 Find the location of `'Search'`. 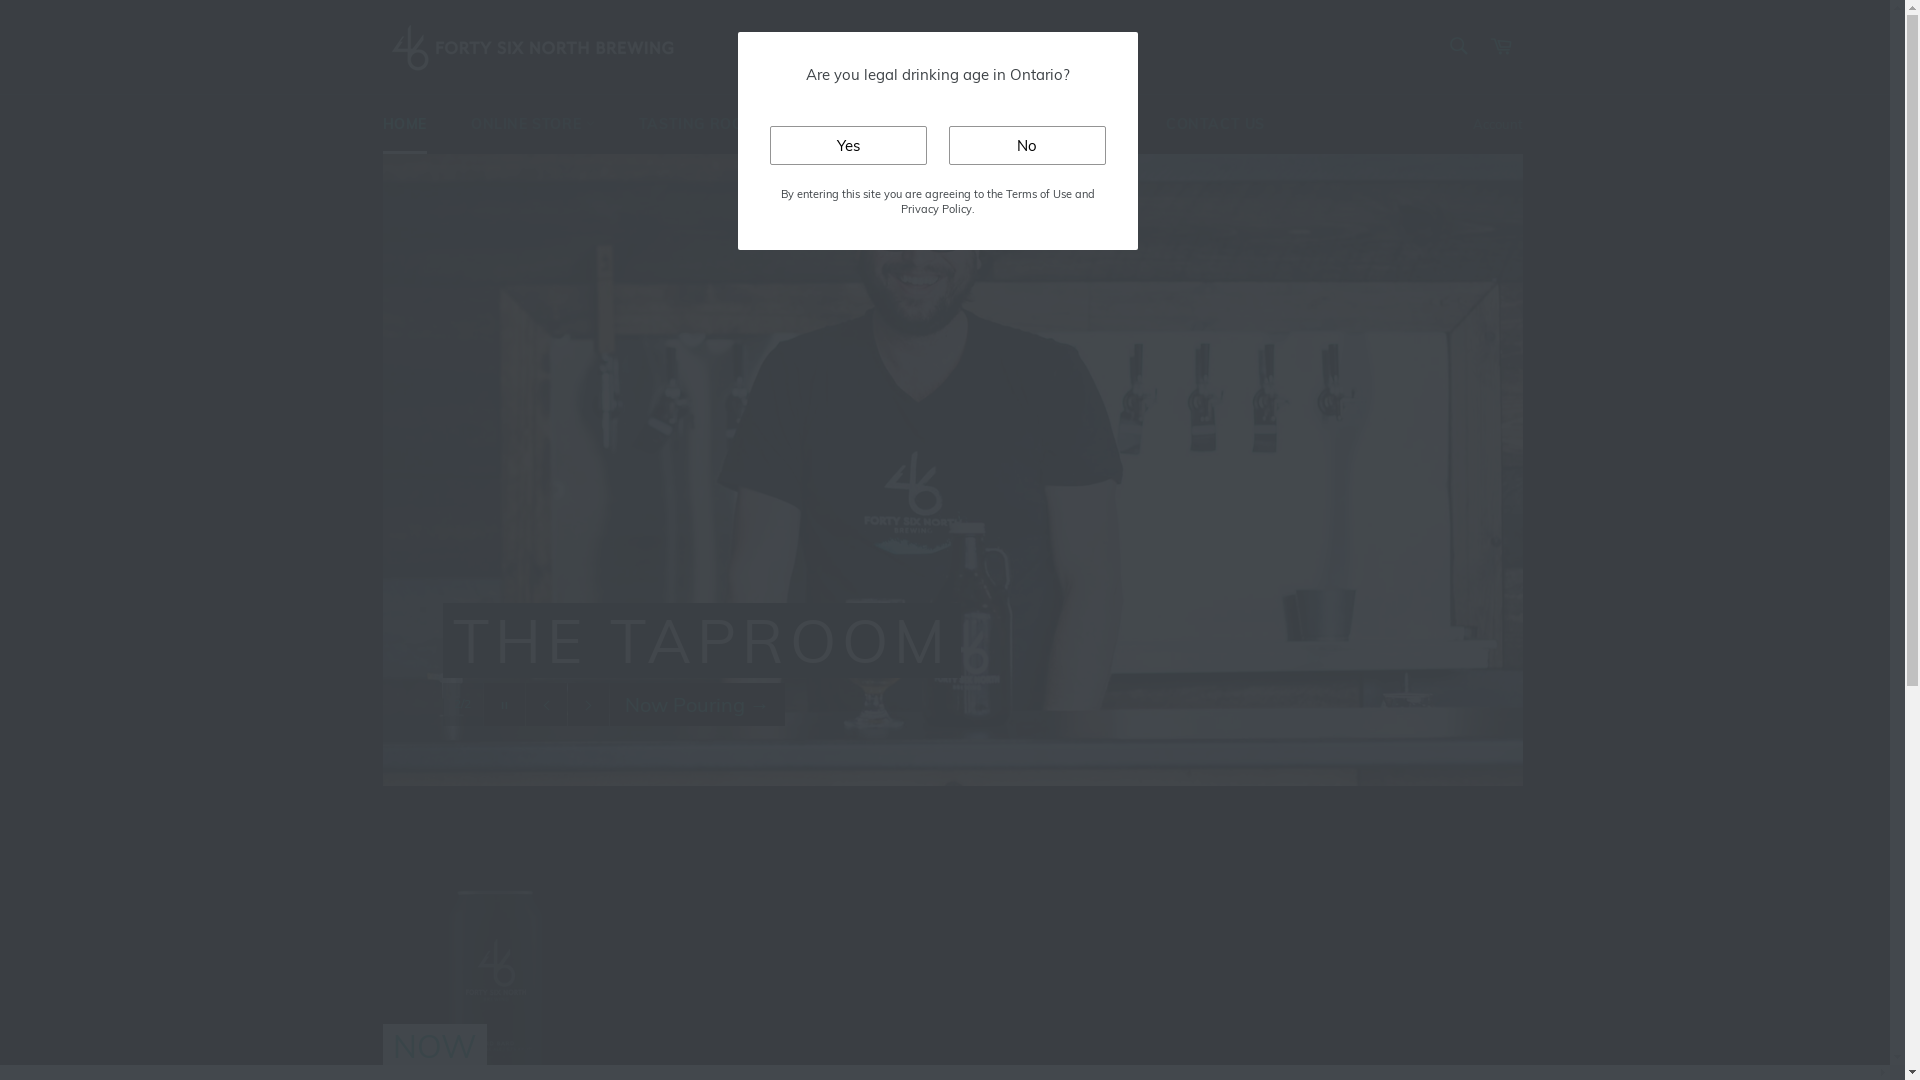

'Search' is located at coordinates (1457, 45).